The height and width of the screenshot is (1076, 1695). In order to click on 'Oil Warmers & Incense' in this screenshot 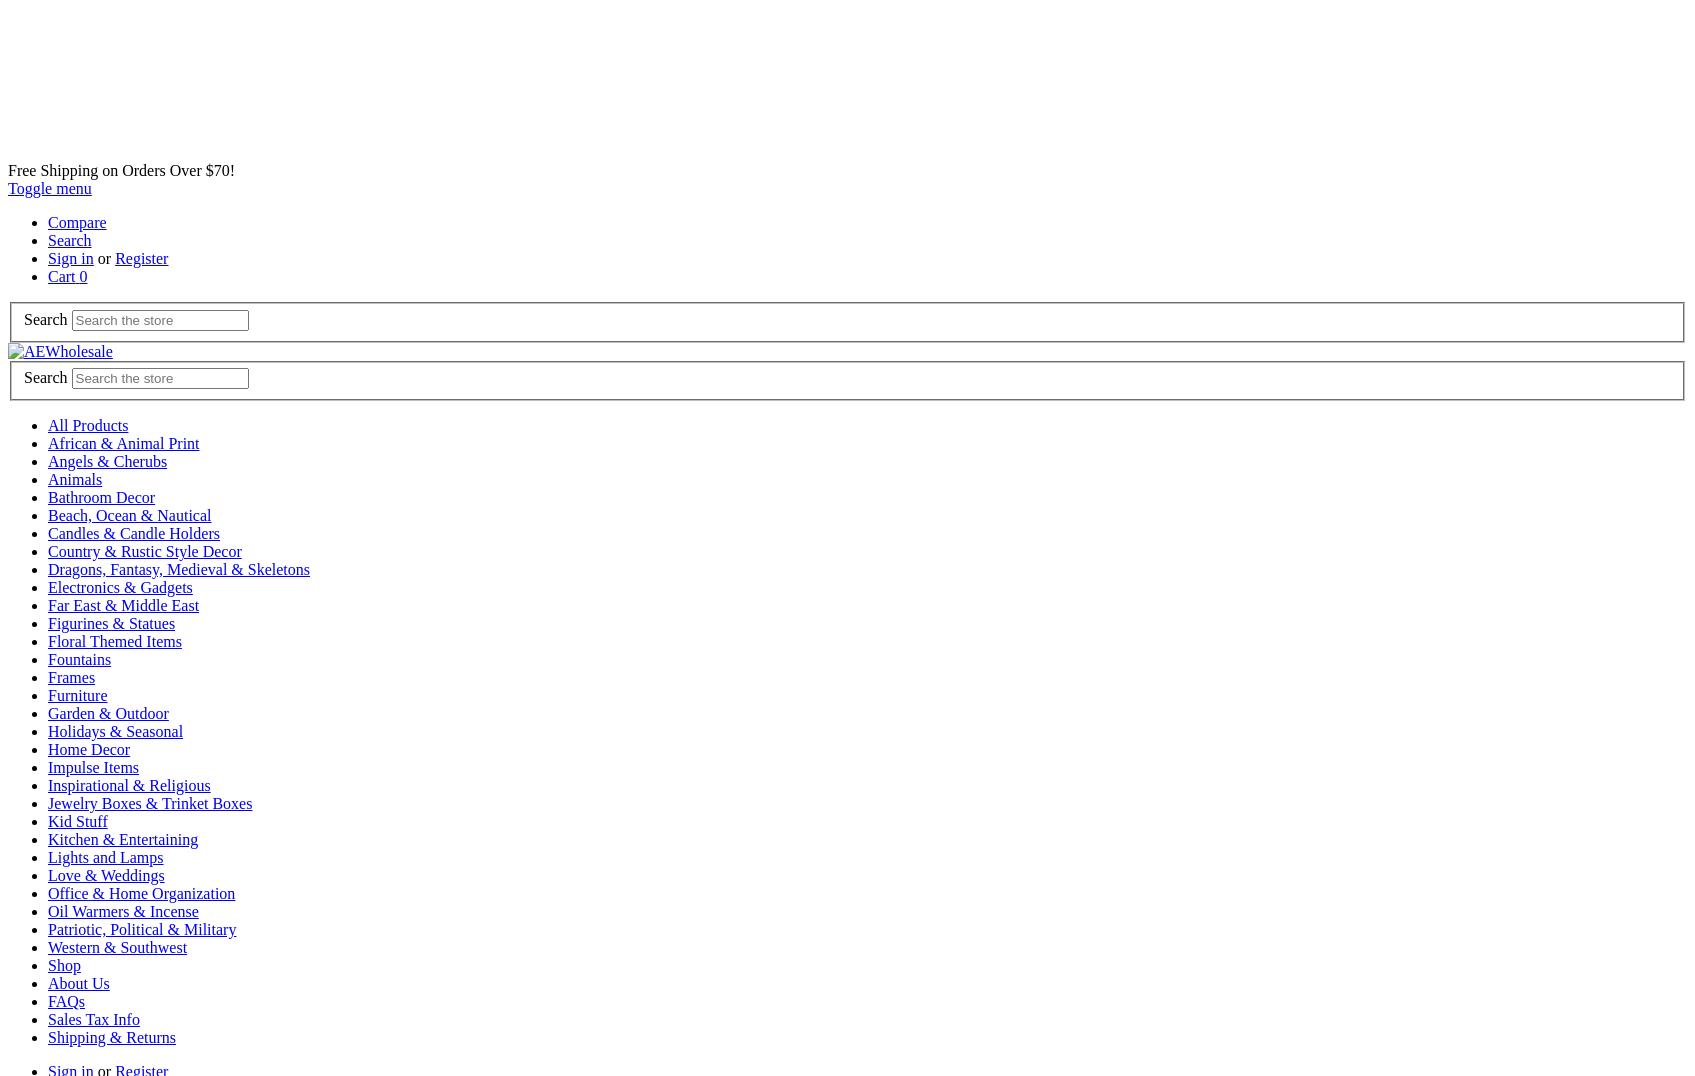, I will do `click(122, 910)`.